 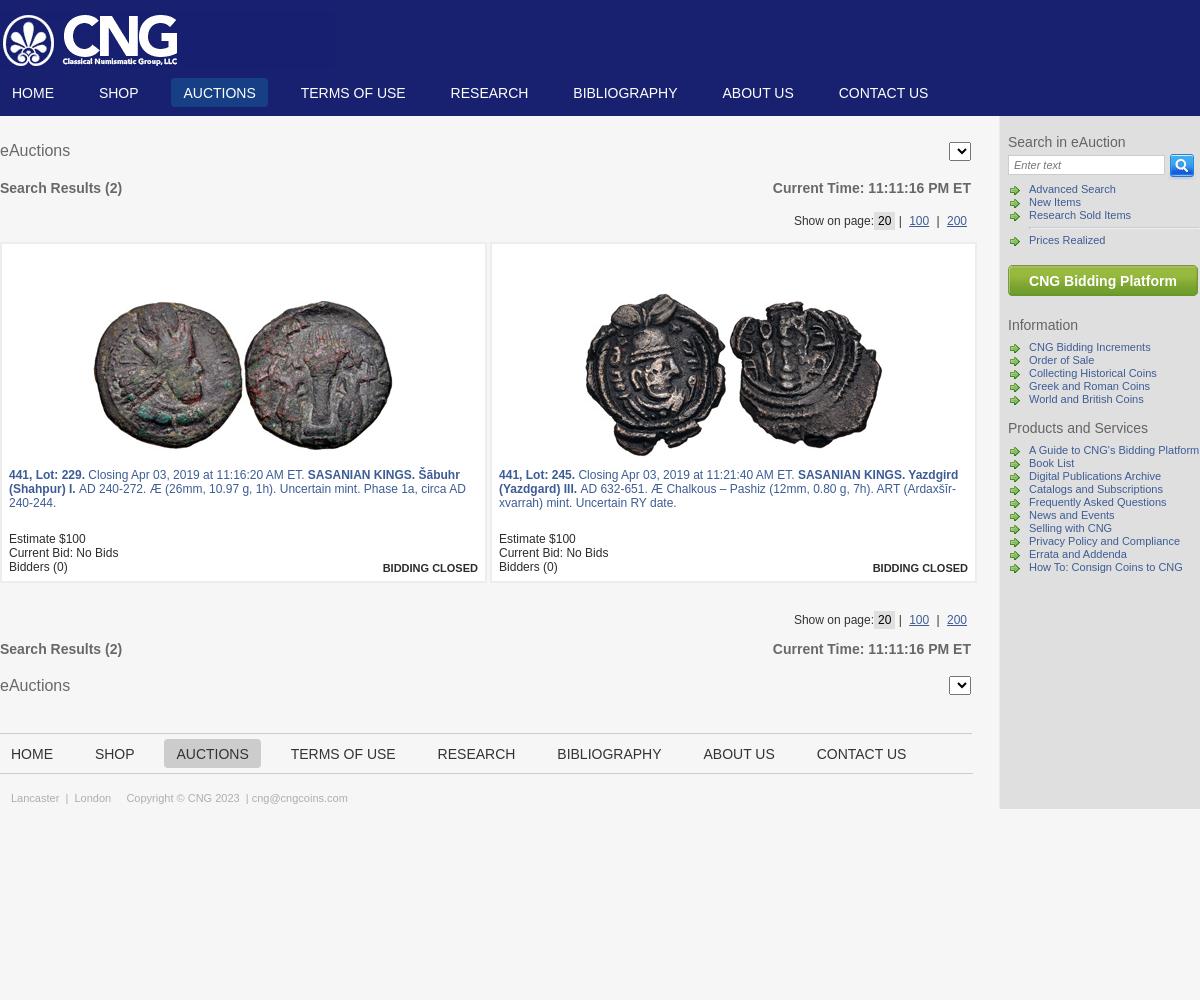 I want to click on 'Lancaster', so click(x=35, y=798).